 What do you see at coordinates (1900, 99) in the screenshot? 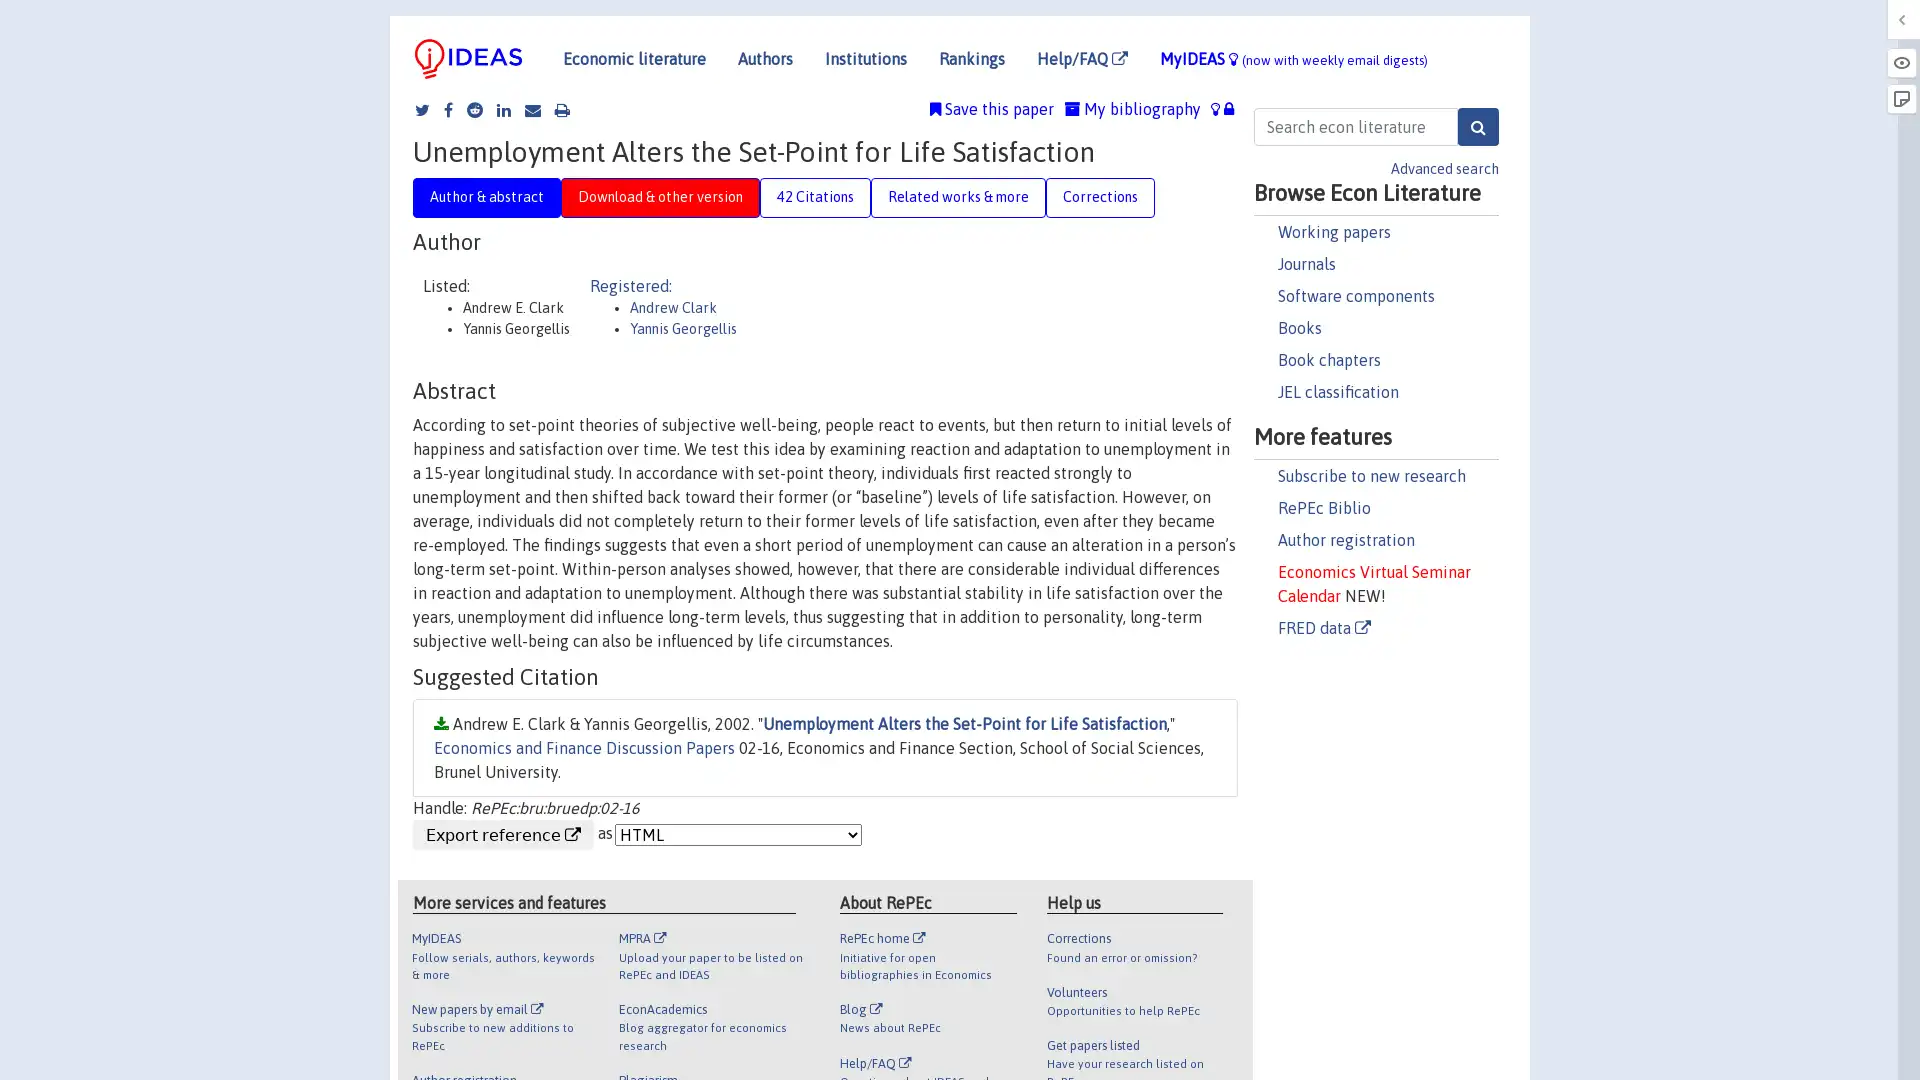
I see `New page note` at bounding box center [1900, 99].